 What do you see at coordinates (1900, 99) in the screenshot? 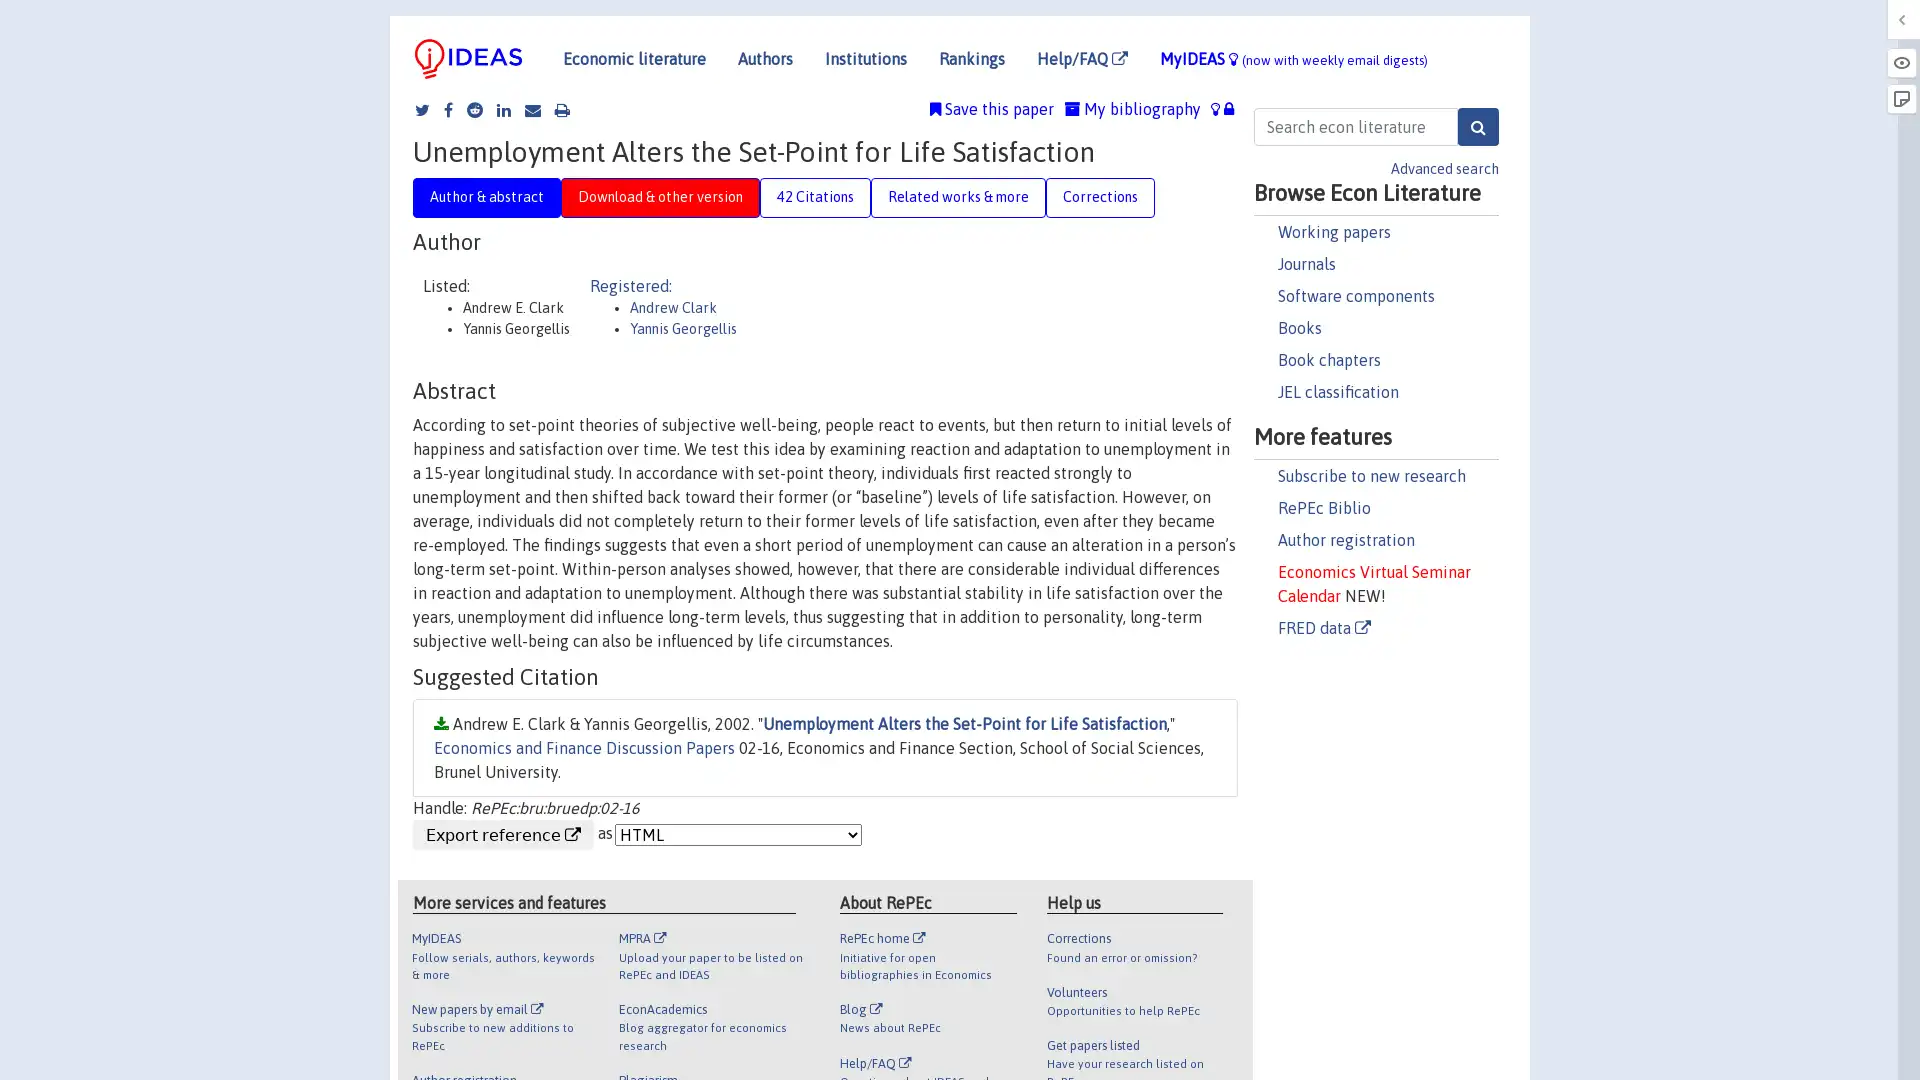
I see `New page note` at bounding box center [1900, 99].